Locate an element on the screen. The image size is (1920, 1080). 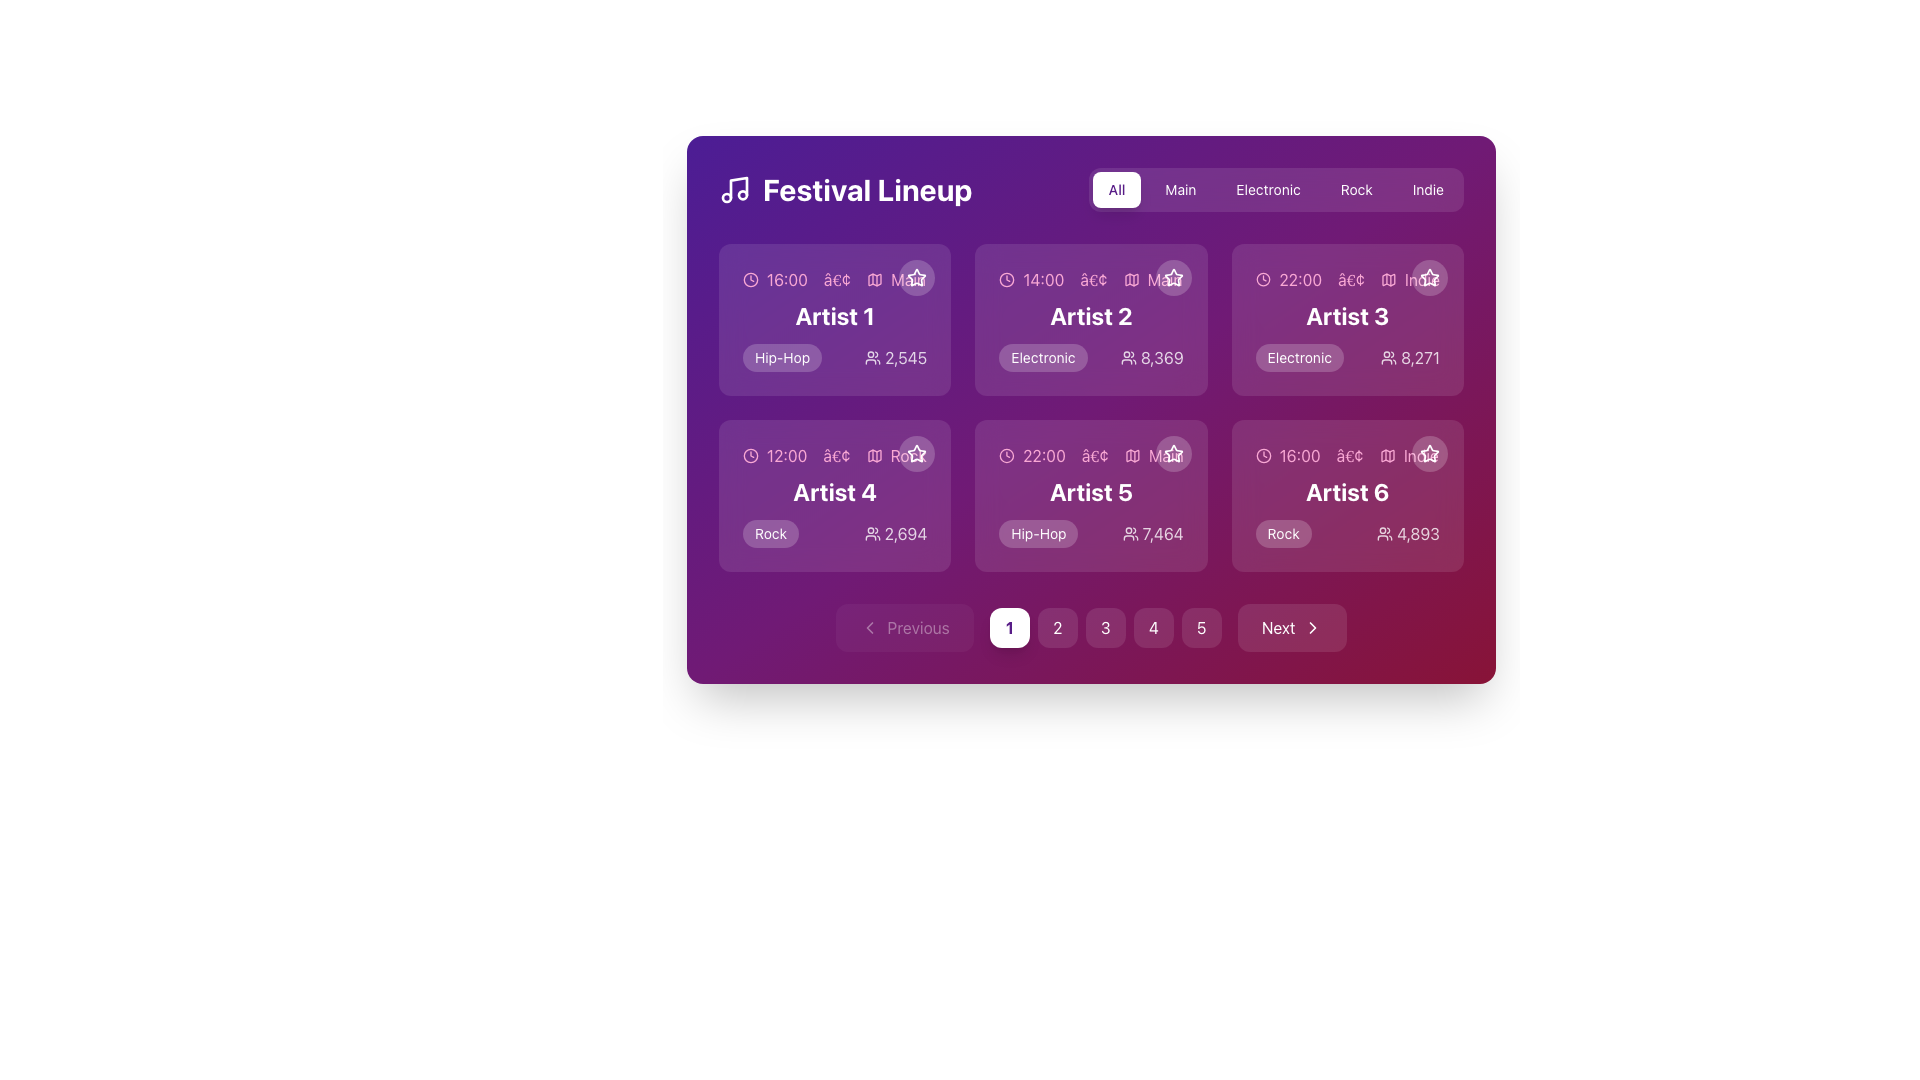
the Text Label displaying the name of the artist scheduled for the indicated time and stage, located in the performance lineup panel, second item in the top row, to the right of 'Artist 1' and left of 'Artist 3' is located at coordinates (1090, 315).